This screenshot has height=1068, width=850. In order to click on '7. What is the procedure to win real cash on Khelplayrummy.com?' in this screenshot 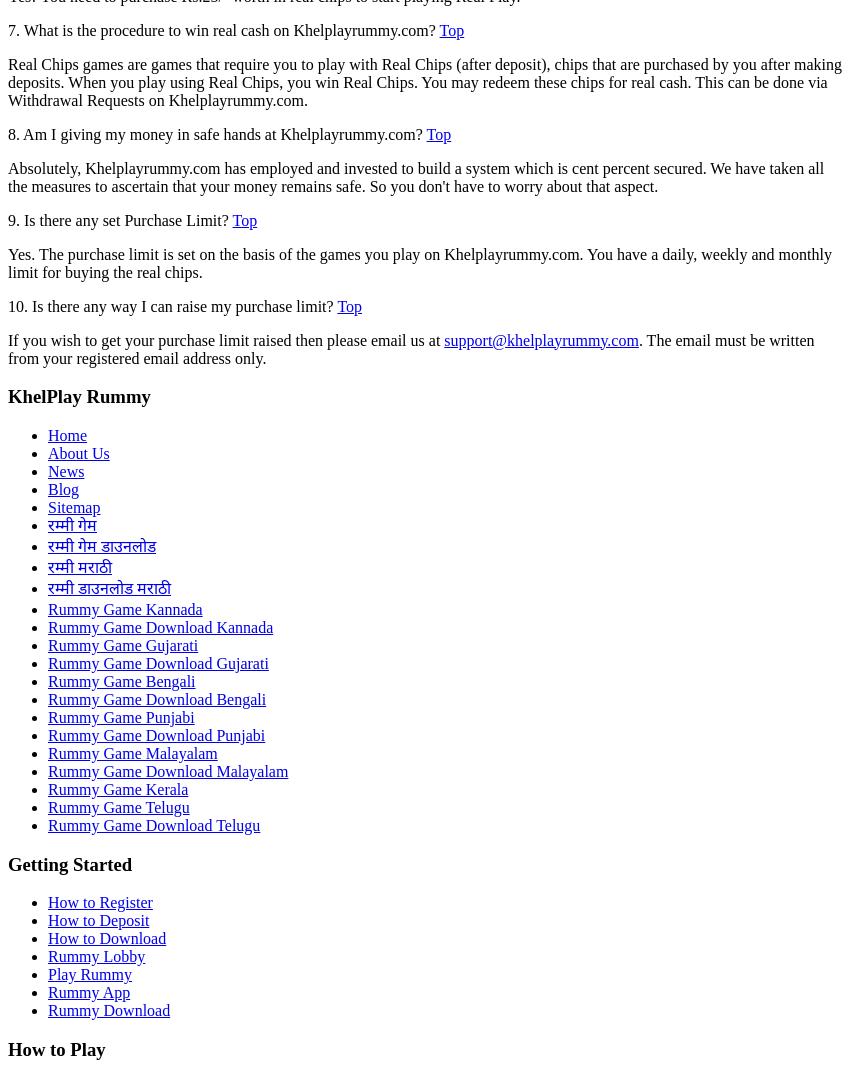, I will do `click(223, 28)`.